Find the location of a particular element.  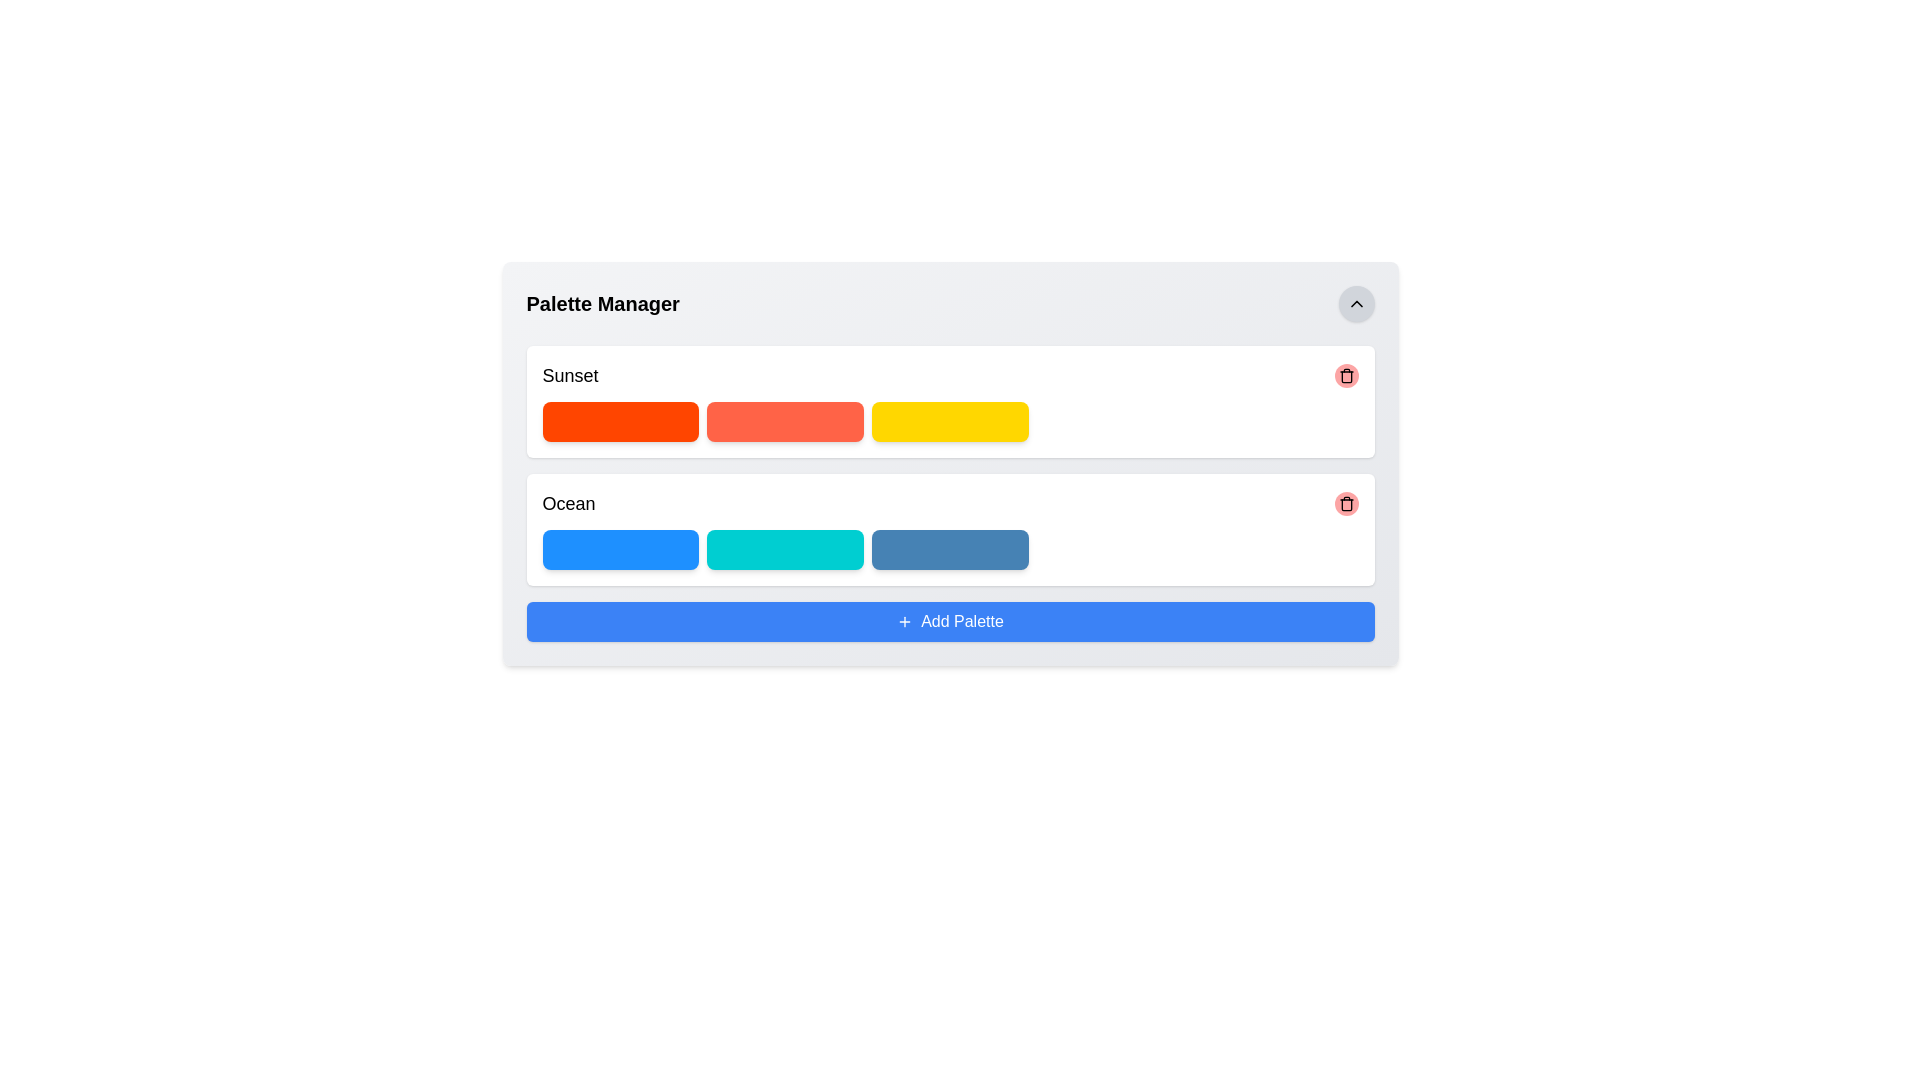

the button located at the top-right corner of the 'Palette Manager' section is located at coordinates (1356, 304).